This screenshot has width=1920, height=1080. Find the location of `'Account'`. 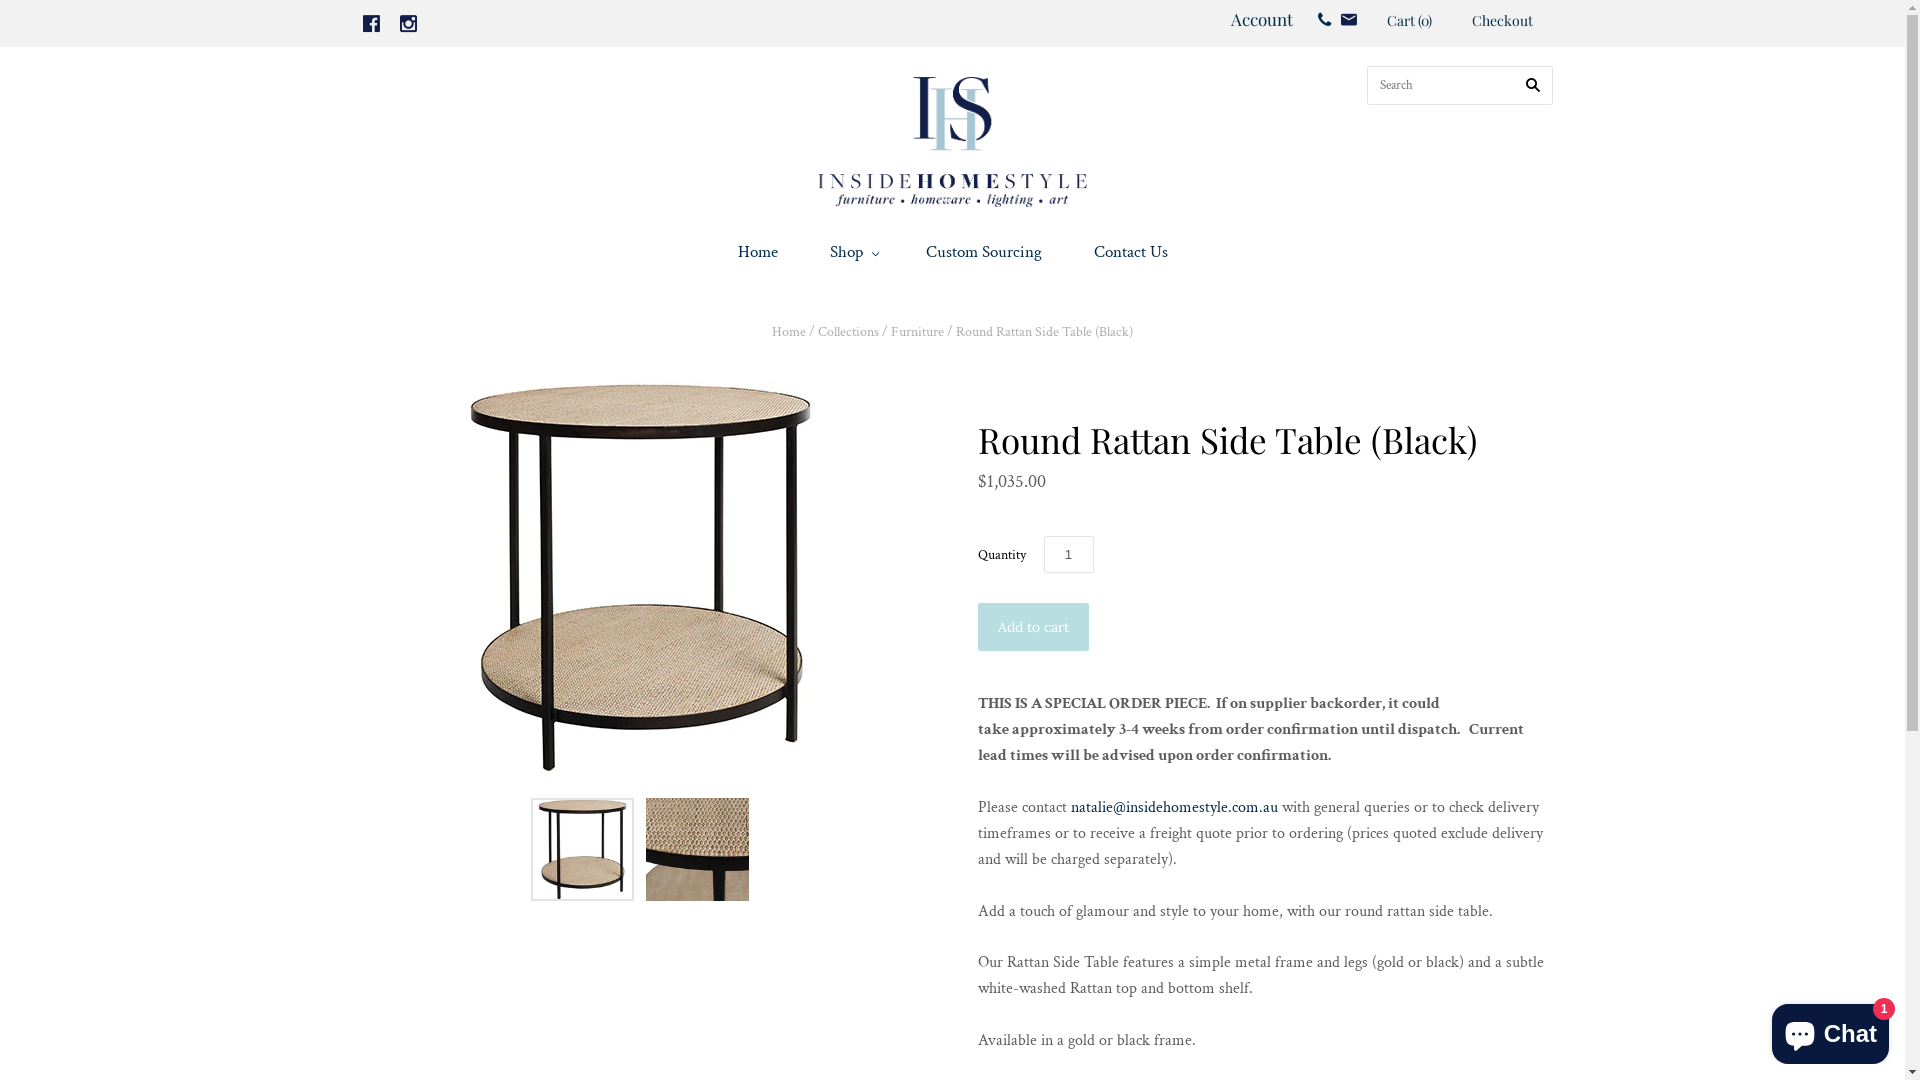

'Account' is located at coordinates (1260, 19).